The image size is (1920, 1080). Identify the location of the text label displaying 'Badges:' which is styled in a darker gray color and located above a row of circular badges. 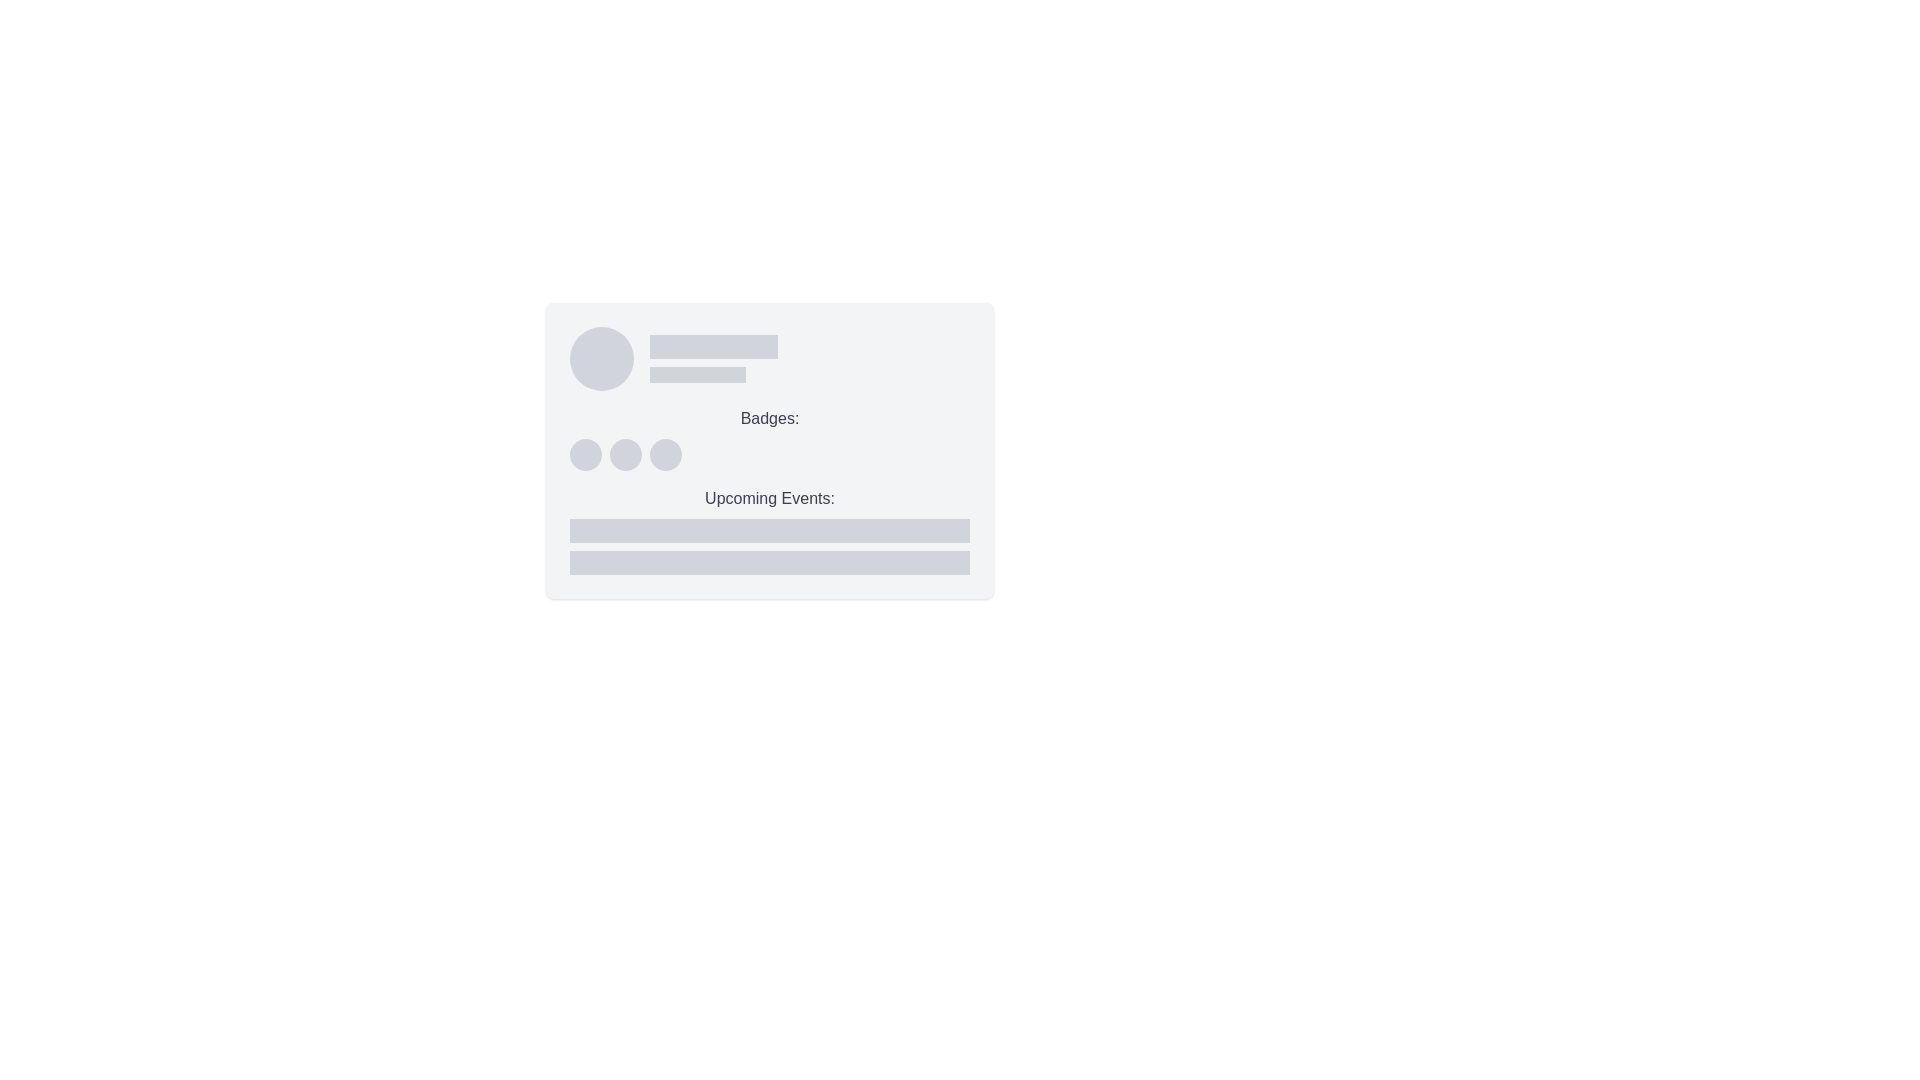
(768, 418).